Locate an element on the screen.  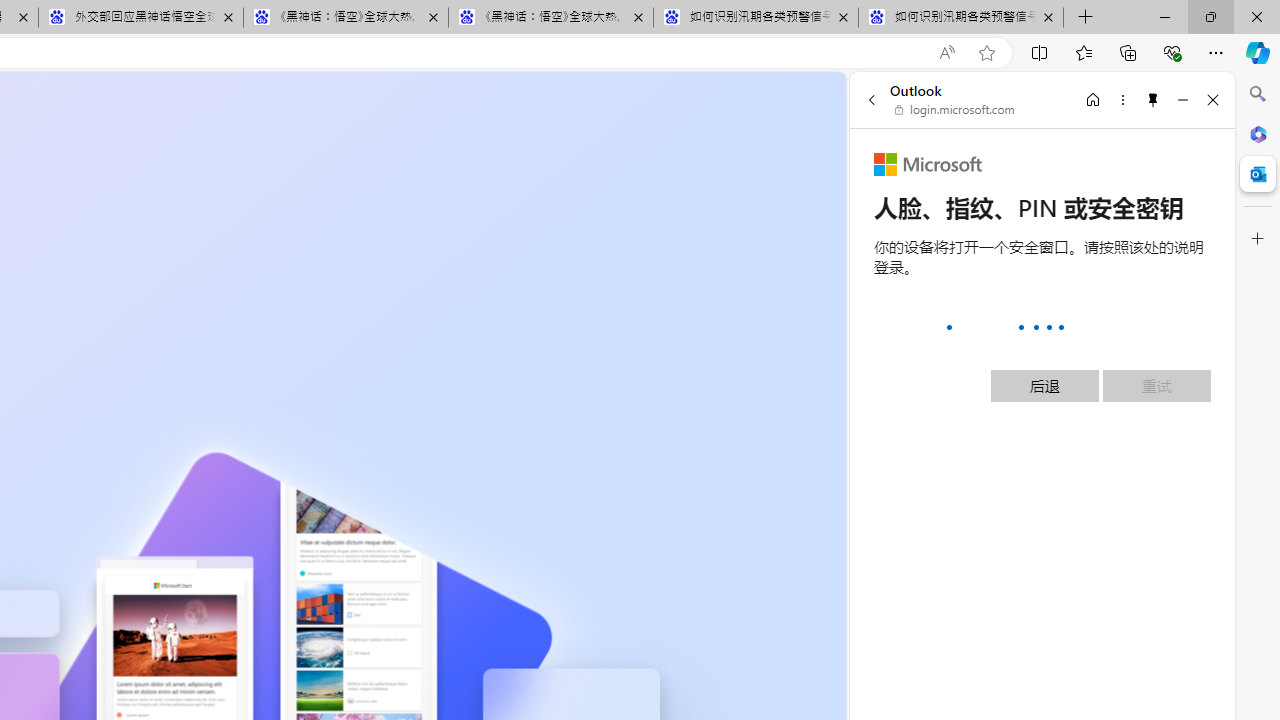
'login.microsoft.com' is located at coordinates (954, 110).